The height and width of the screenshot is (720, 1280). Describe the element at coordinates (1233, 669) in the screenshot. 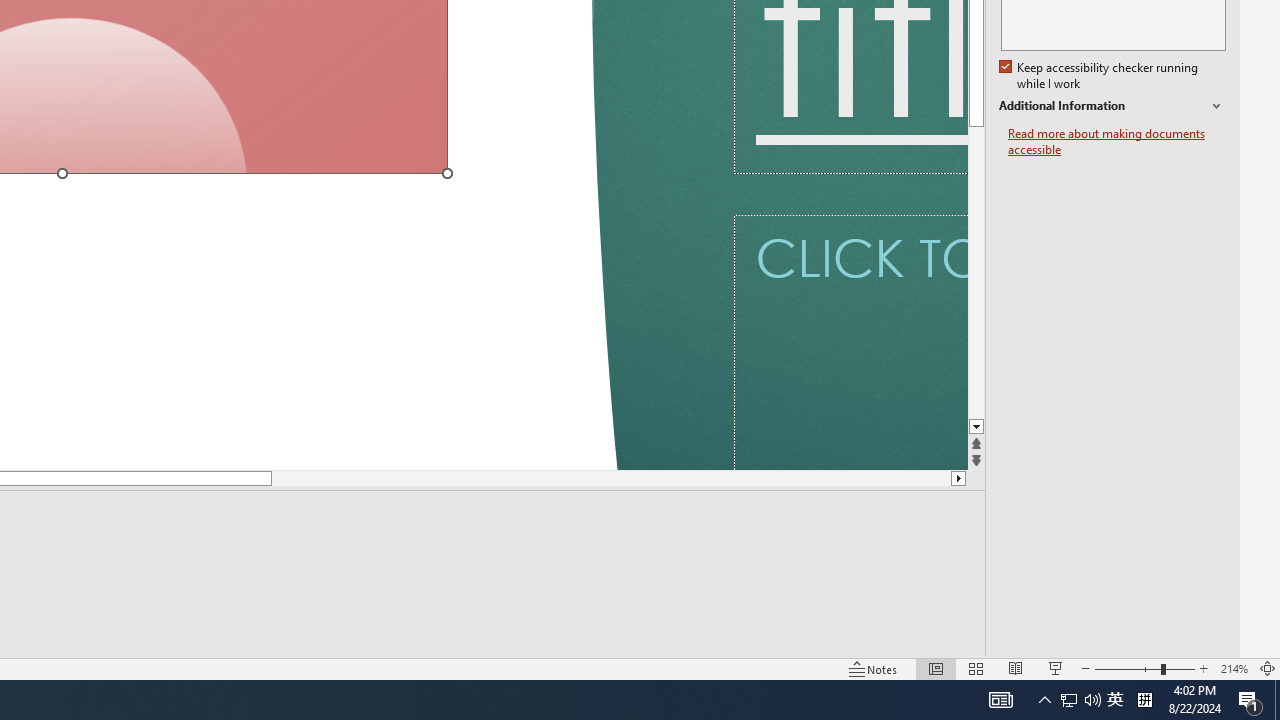

I see `'Zoom 214%'` at that location.